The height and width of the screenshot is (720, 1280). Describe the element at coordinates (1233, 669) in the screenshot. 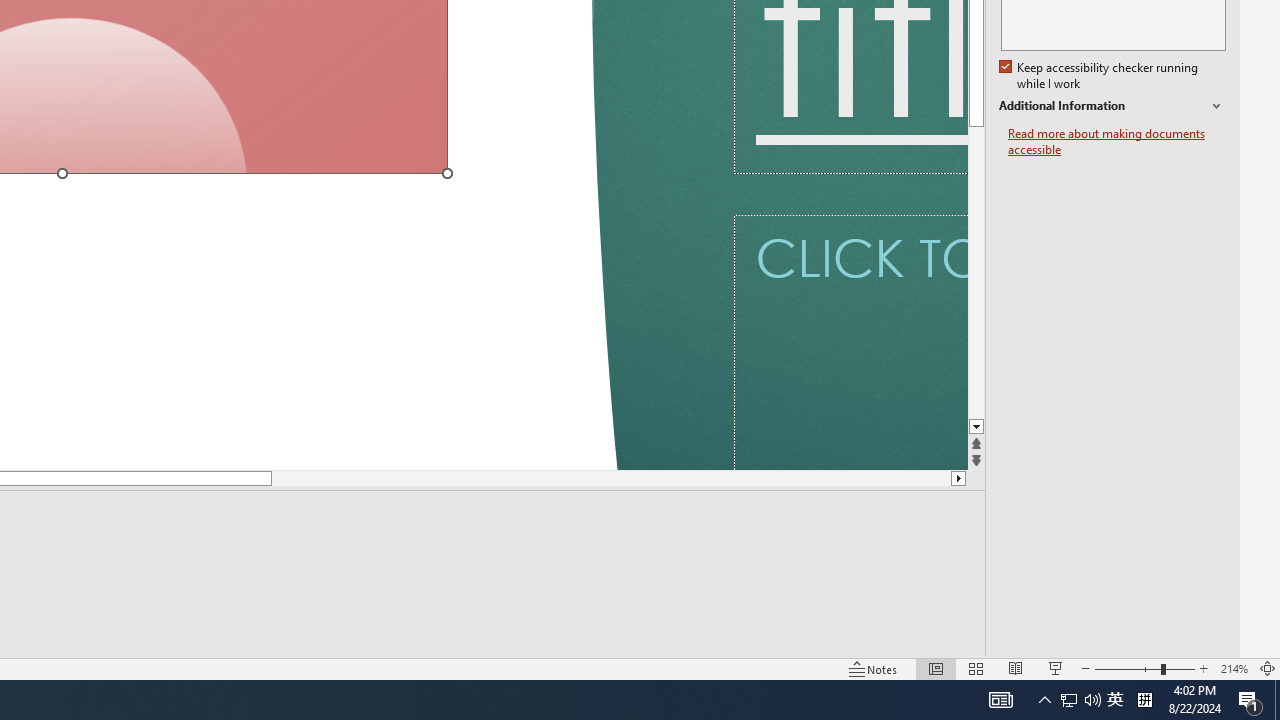

I see `'Zoom 214%'` at that location.